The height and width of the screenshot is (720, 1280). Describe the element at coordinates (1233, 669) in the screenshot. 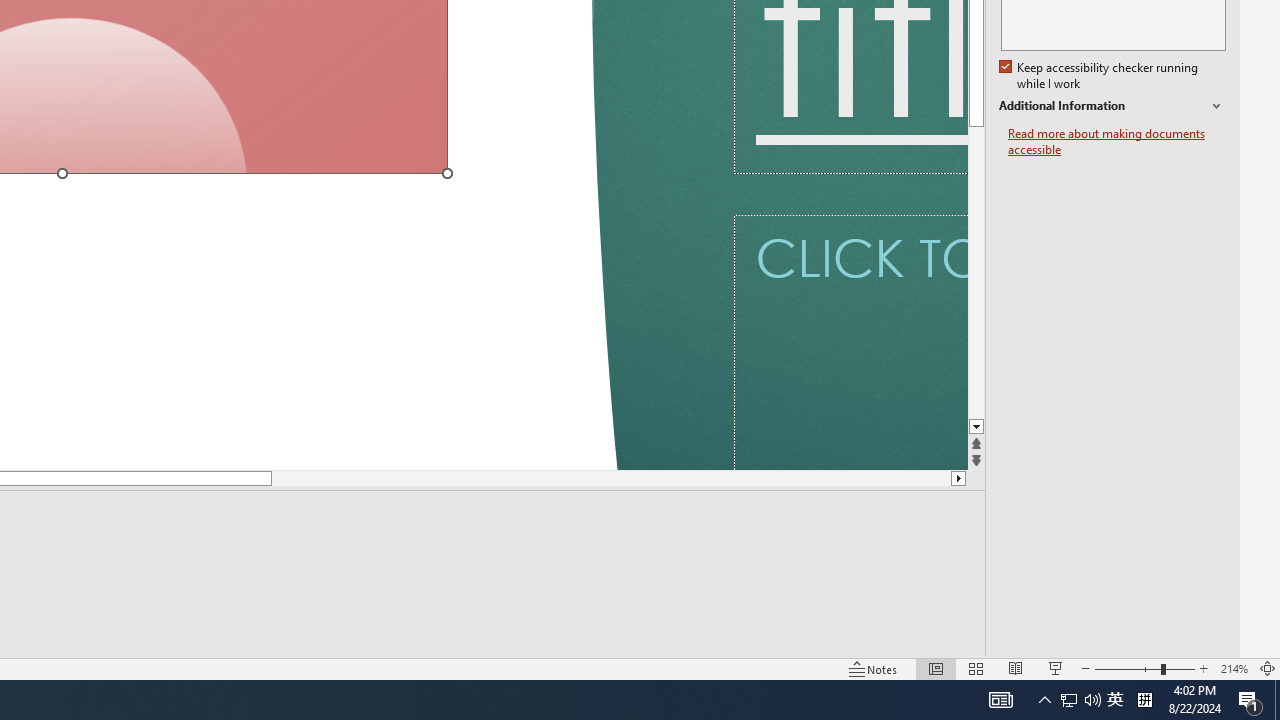

I see `'Zoom 214%'` at that location.